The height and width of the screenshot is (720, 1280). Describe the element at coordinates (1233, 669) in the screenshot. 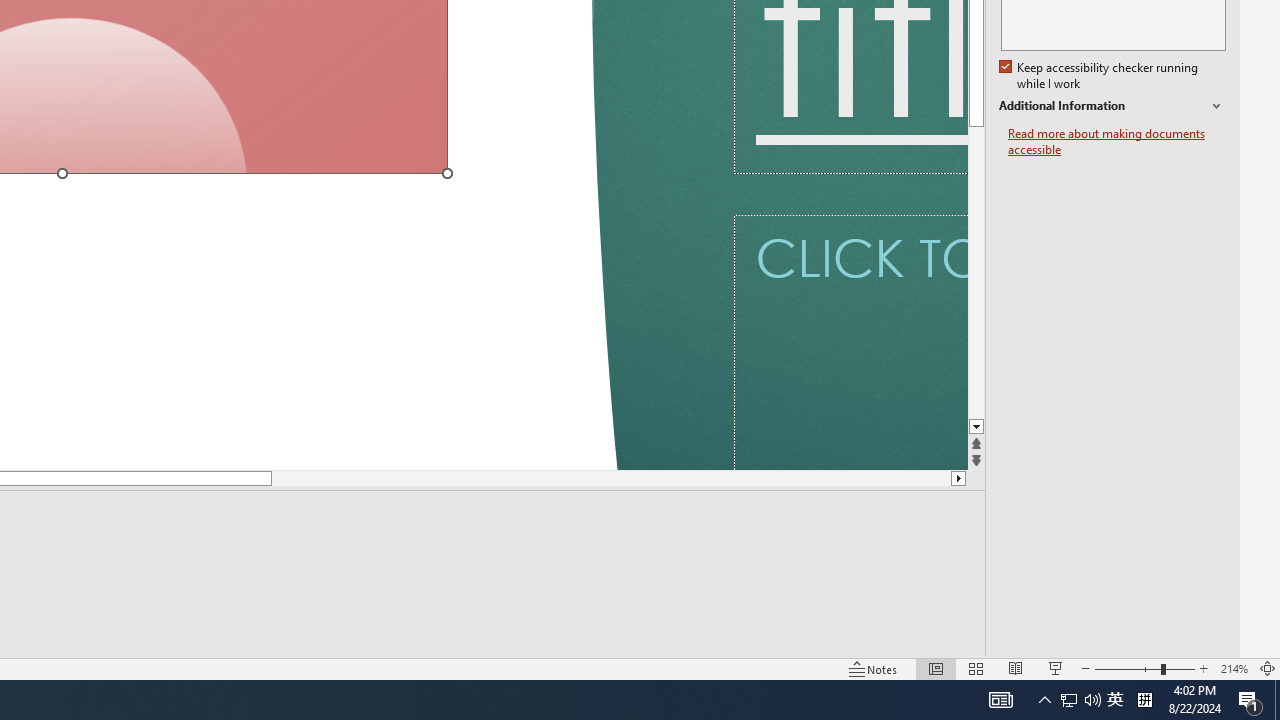

I see `'Zoom 214%'` at that location.